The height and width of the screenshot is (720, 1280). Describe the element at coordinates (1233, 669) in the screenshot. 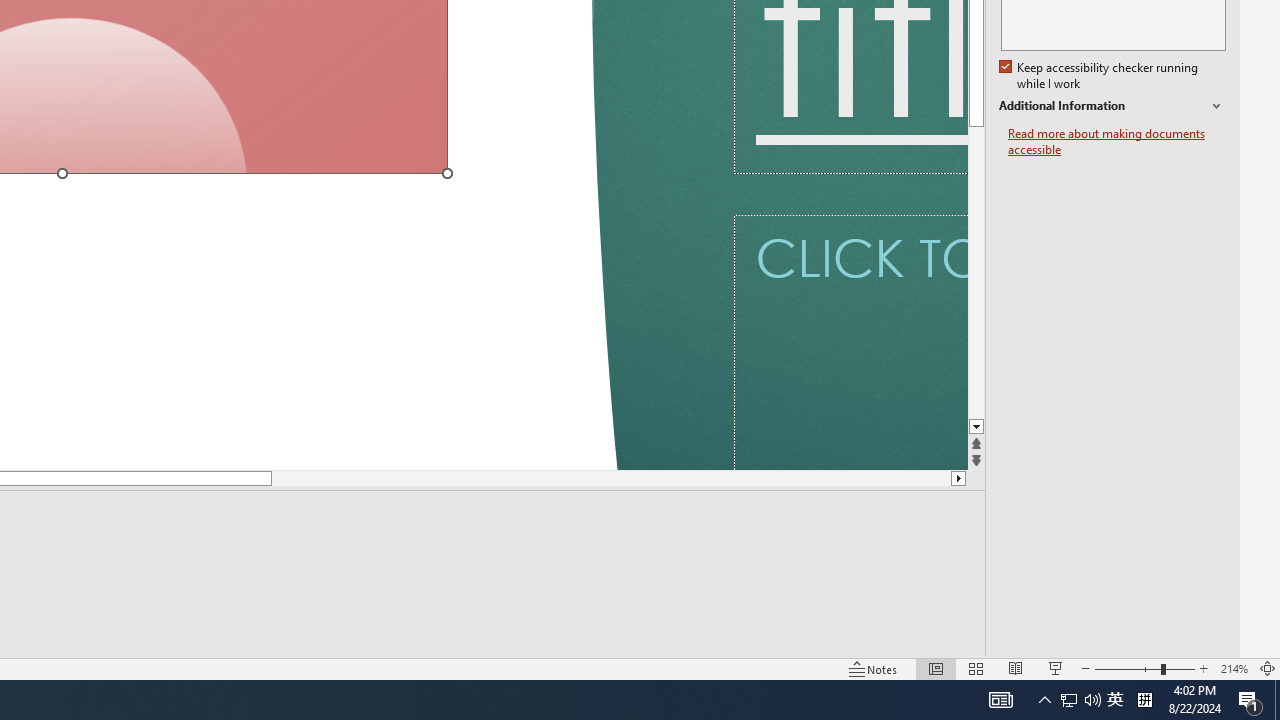

I see `'Zoom 214%'` at that location.